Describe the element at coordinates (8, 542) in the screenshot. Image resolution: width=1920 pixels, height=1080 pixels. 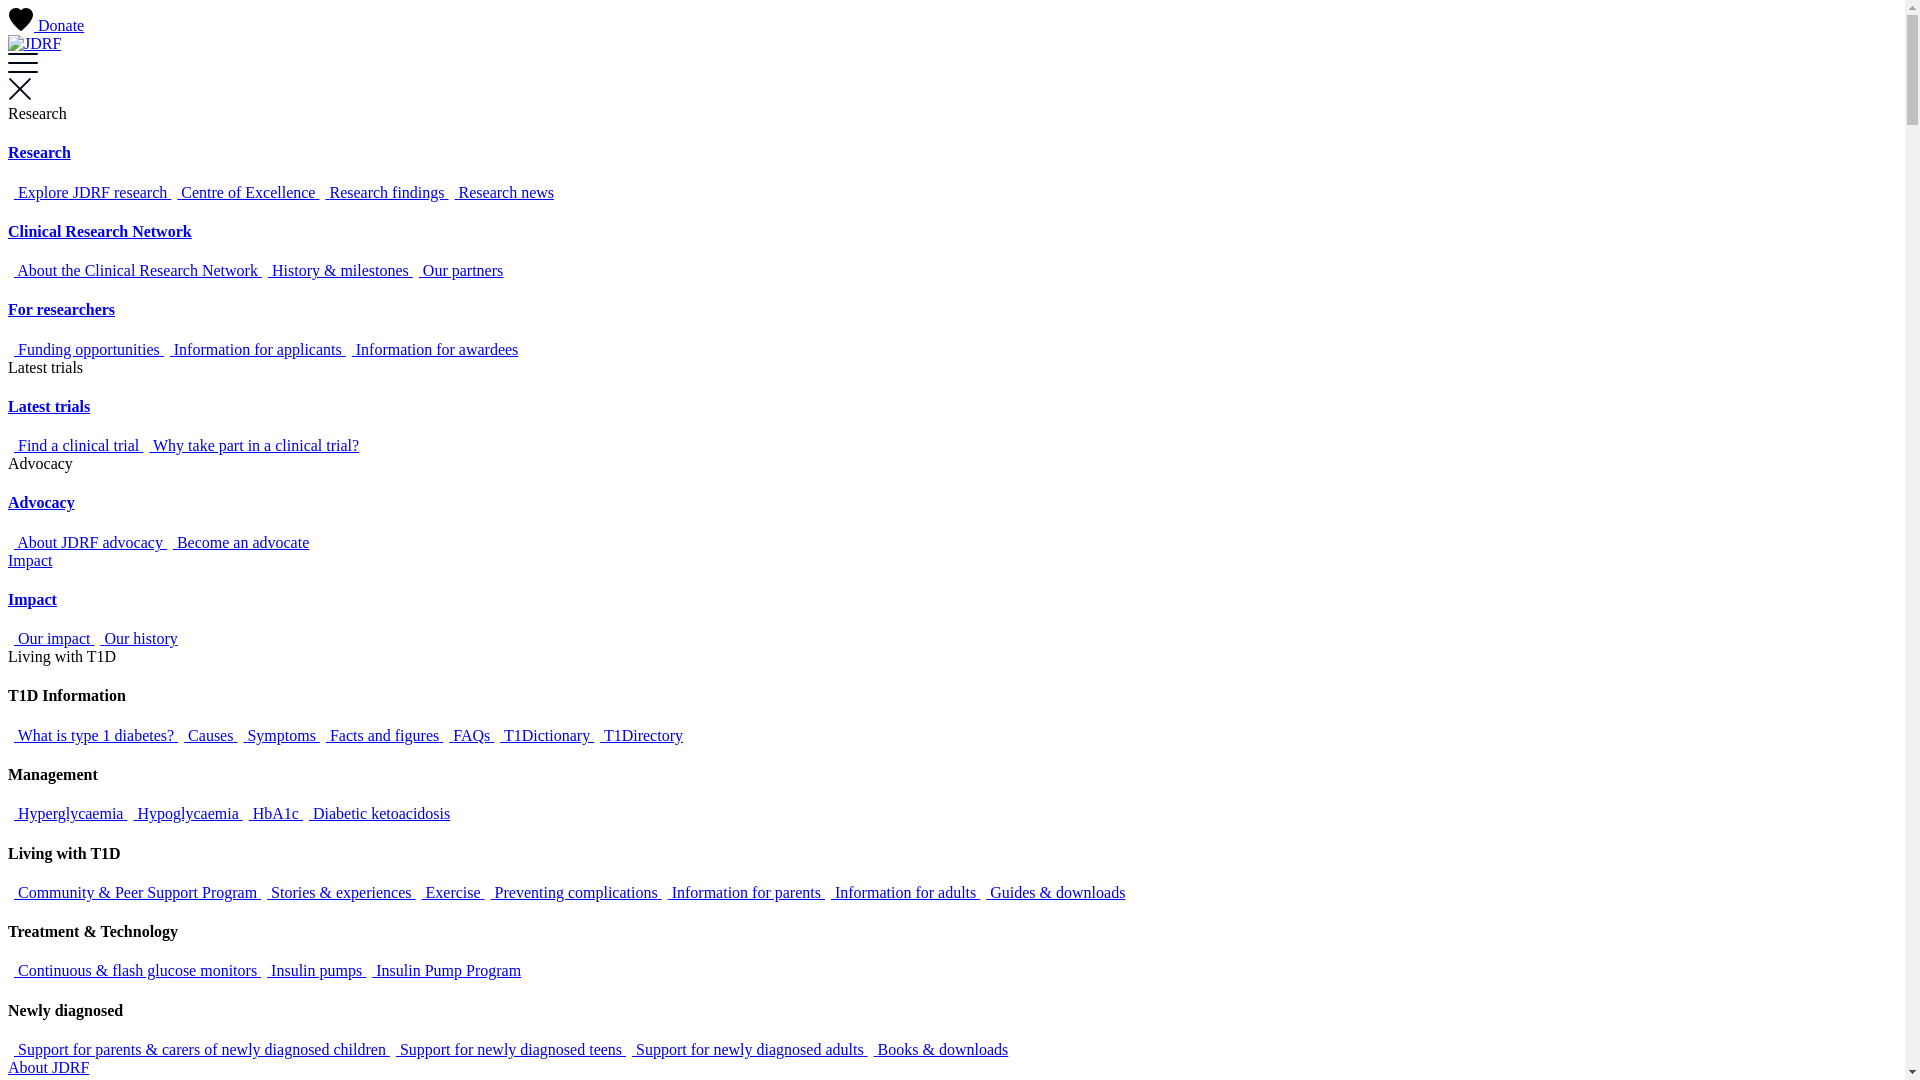
I see `'About JDRF advocacy'` at that location.